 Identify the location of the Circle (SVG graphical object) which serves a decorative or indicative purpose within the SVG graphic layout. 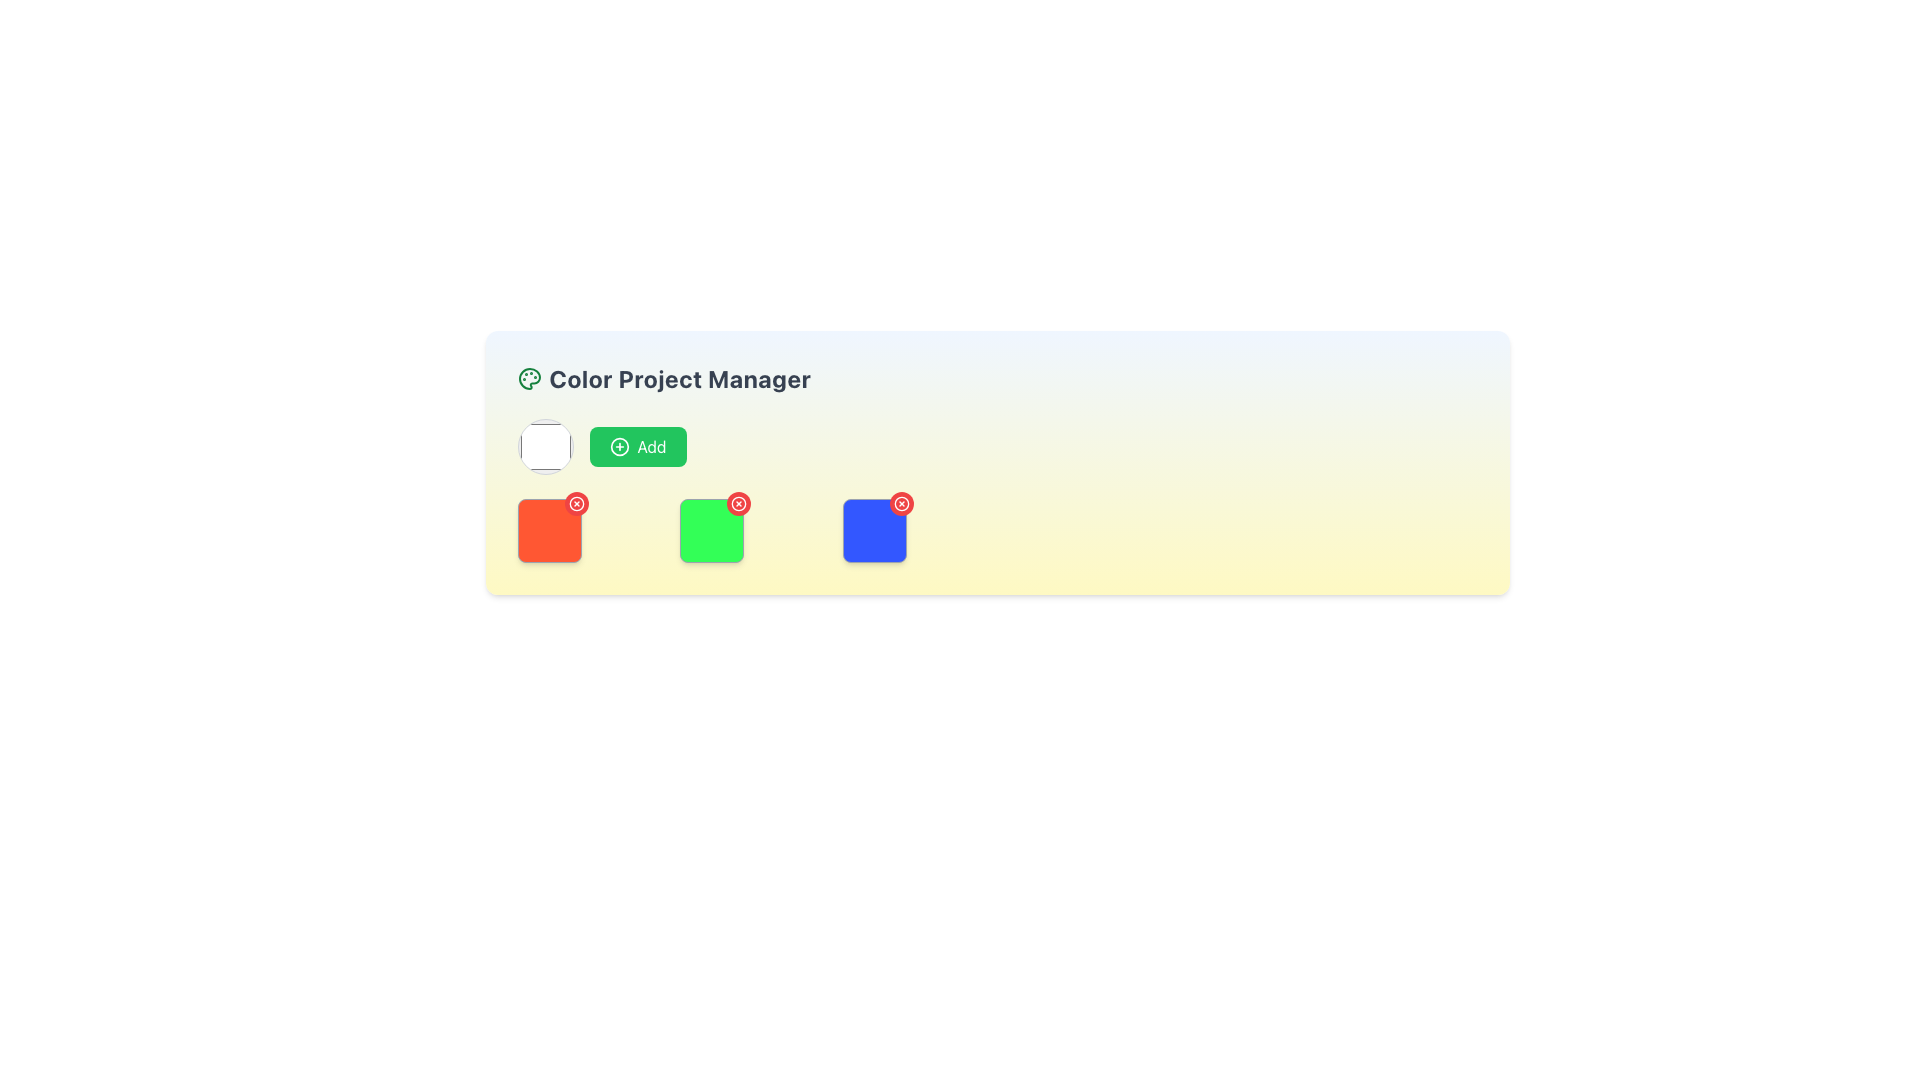
(900, 503).